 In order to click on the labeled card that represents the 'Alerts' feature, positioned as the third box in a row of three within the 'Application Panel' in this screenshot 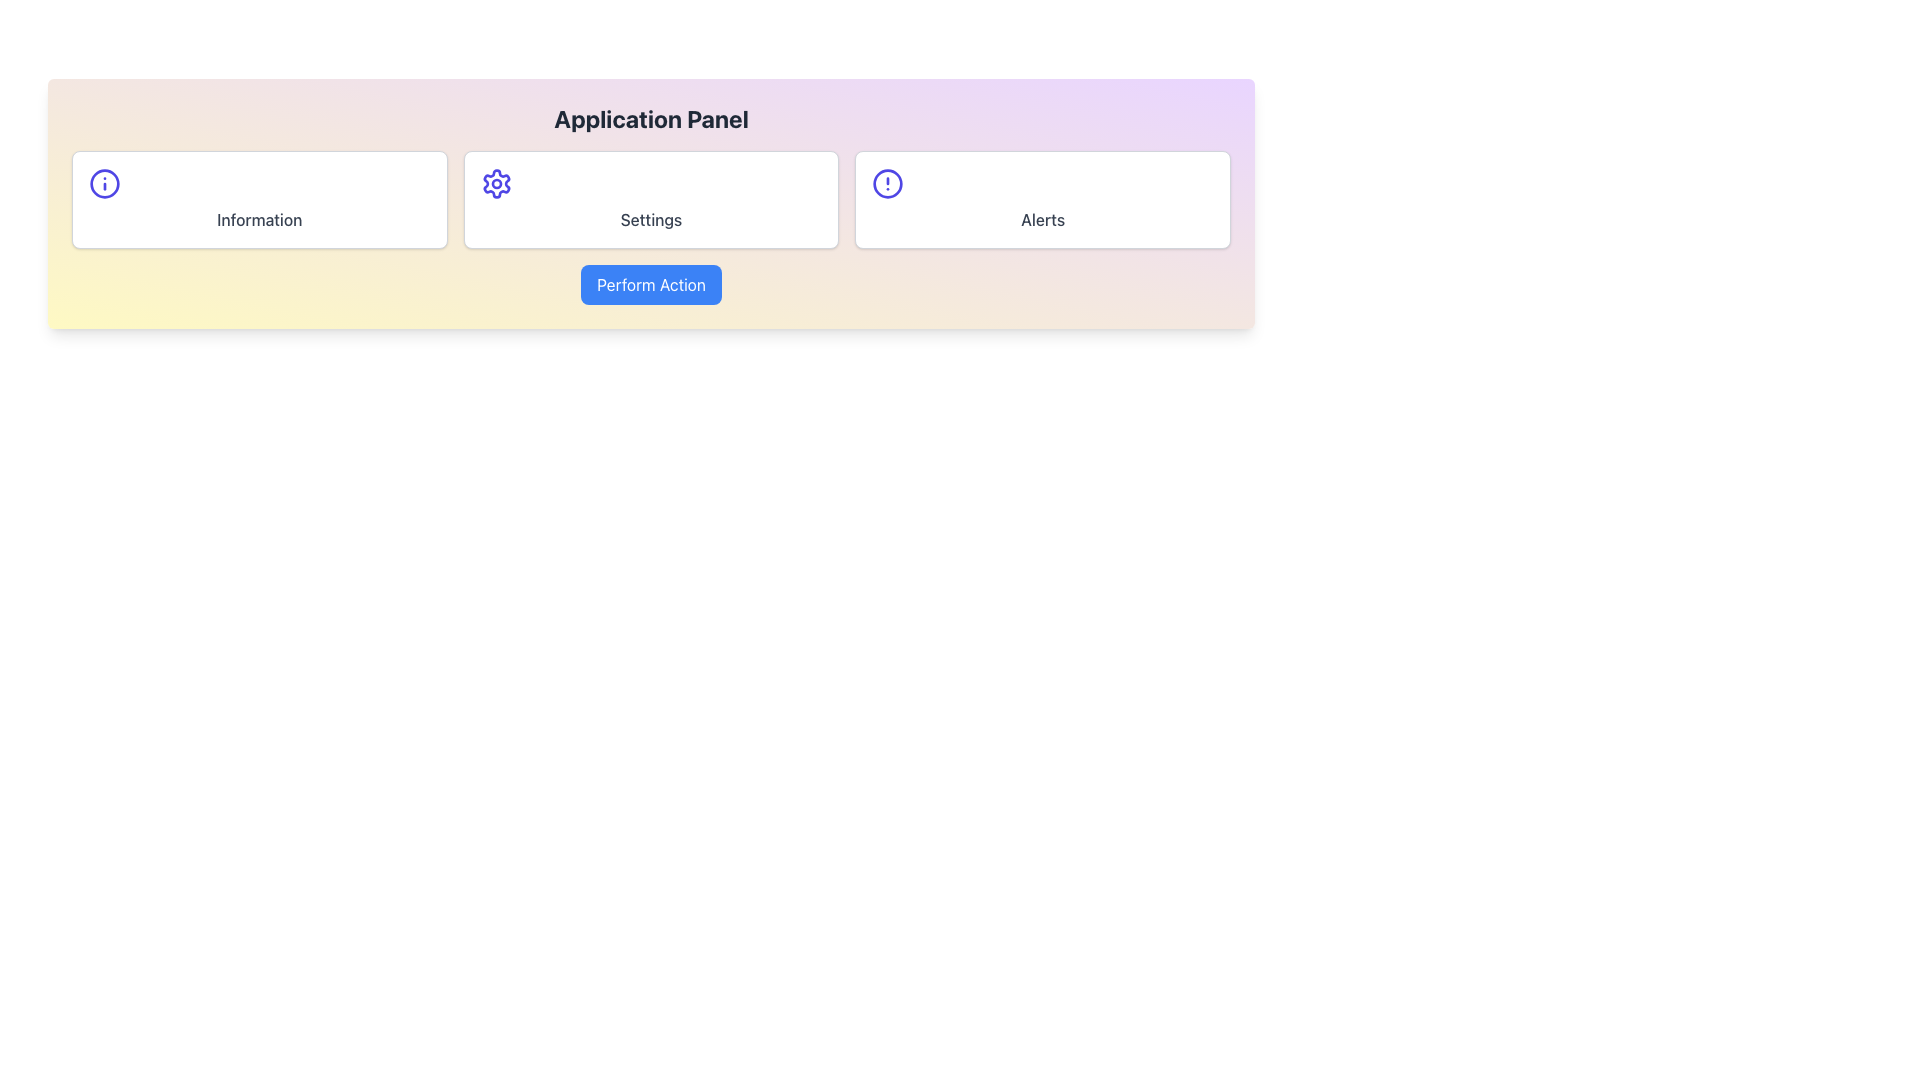, I will do `click(1042, 200)`.